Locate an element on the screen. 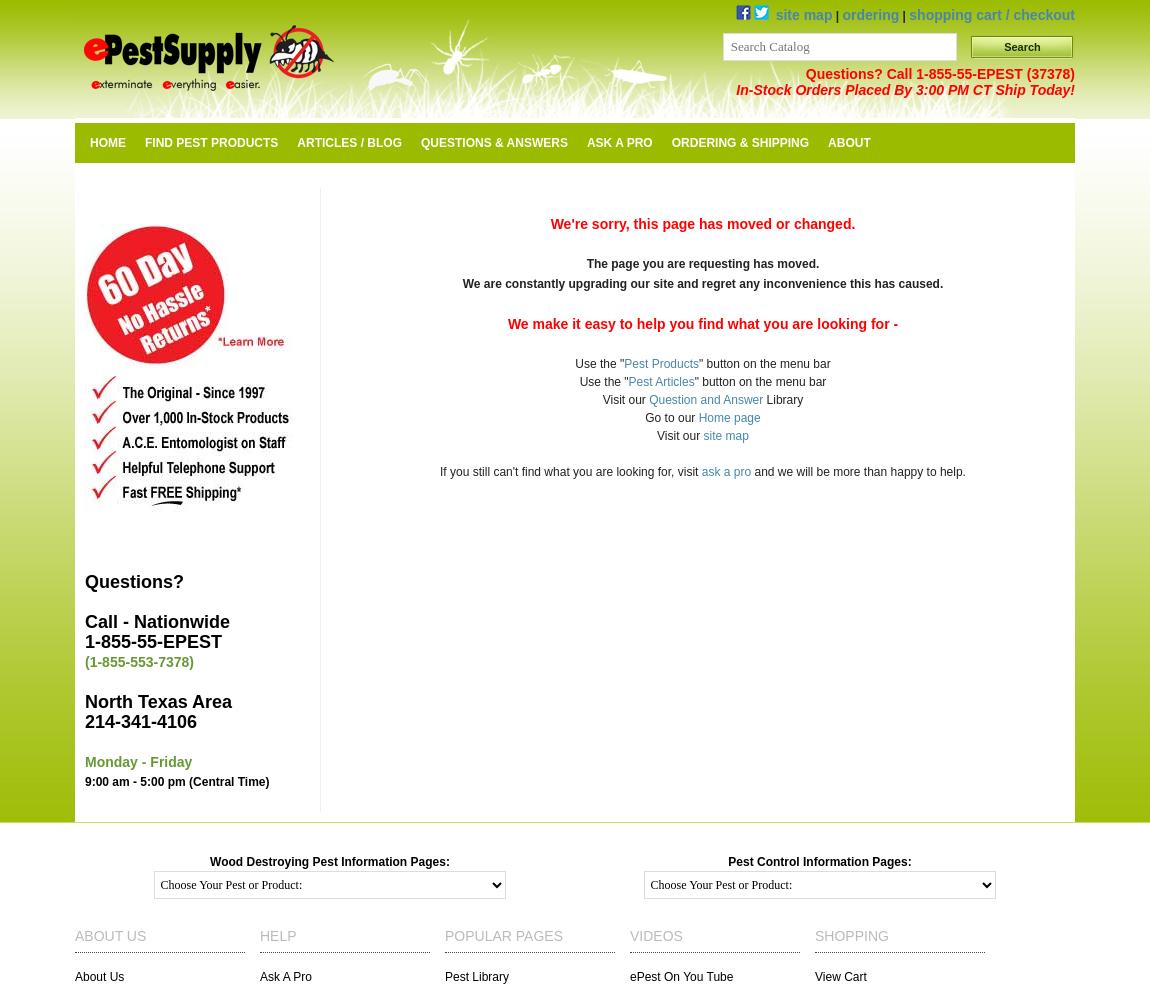 The width and height of the screenshot is (1150, 1000). 'ask a pro' is located at coordinates (724, 471).